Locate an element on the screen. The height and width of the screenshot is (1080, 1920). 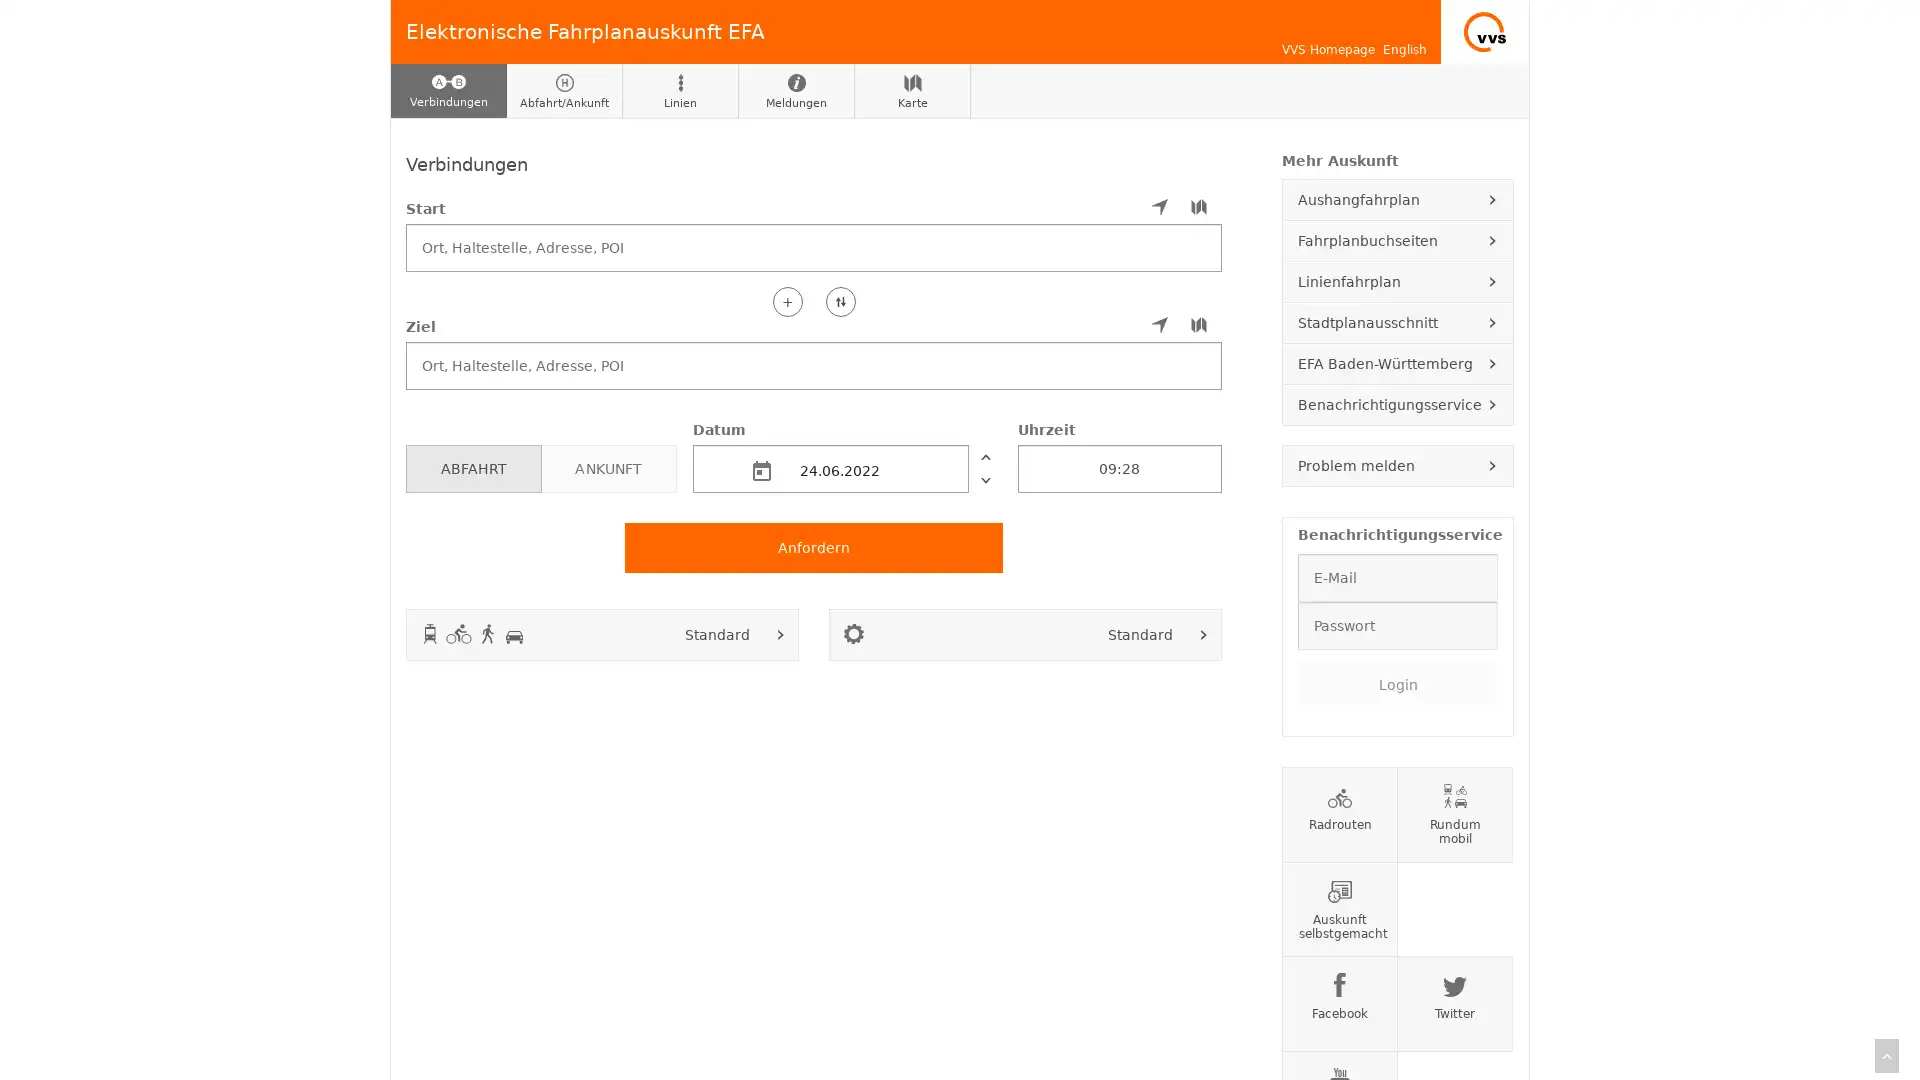
Anfordern is located at coordinates (814, 547).